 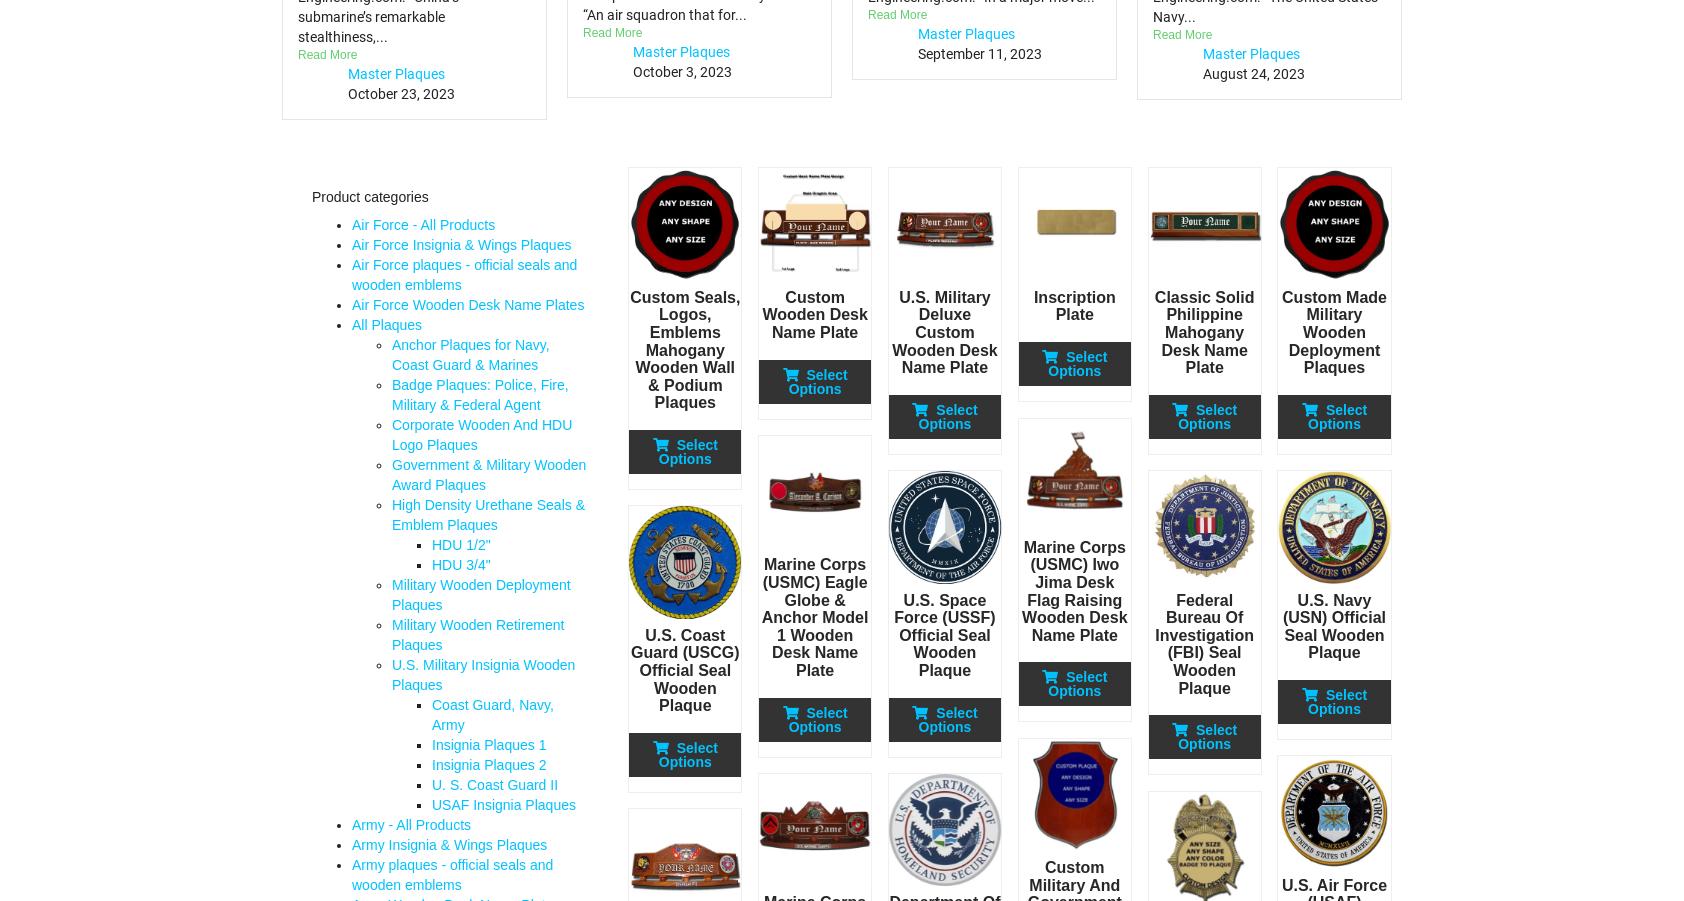 I want to click on 'Government & Military Wooden Award Plaques', so click(x=488, y=475).